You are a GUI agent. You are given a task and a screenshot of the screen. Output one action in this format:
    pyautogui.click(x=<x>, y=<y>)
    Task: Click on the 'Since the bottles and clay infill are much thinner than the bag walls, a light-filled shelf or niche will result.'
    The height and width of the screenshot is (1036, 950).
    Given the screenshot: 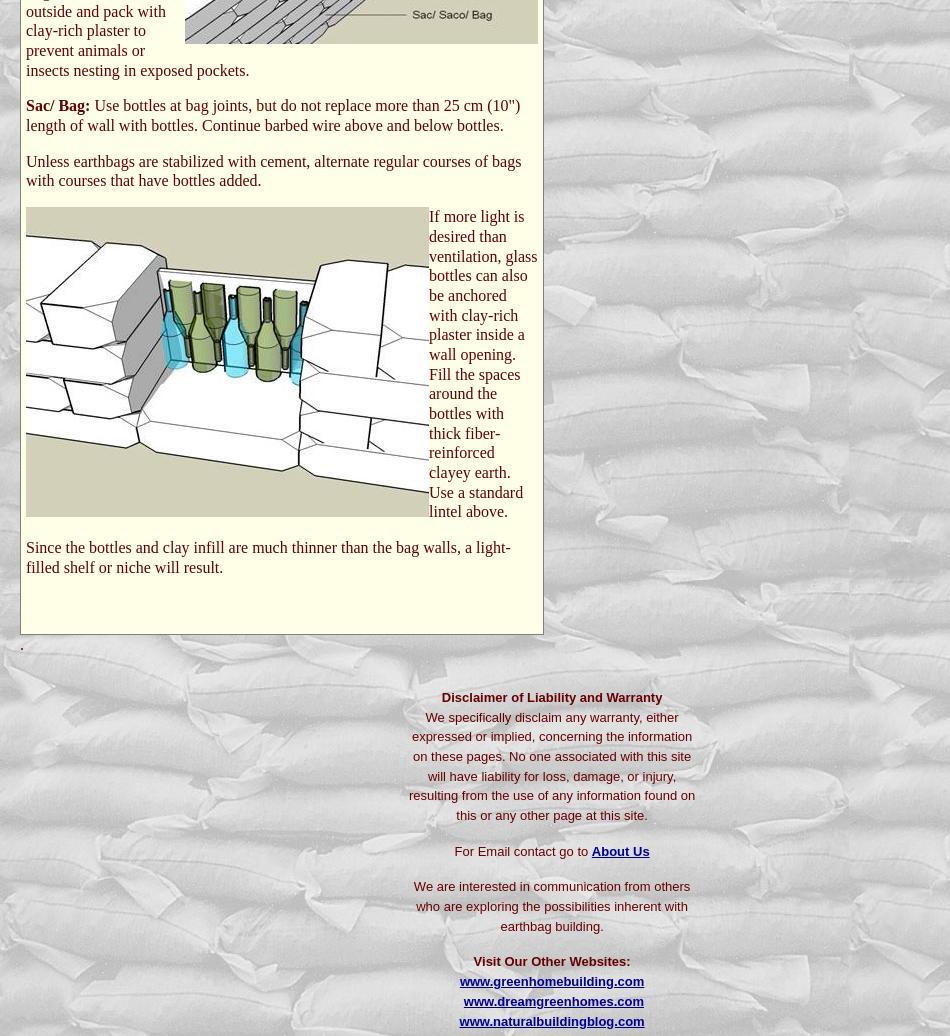 What is the action you would take?
    pyautogui.click(x=266, y=556)
    